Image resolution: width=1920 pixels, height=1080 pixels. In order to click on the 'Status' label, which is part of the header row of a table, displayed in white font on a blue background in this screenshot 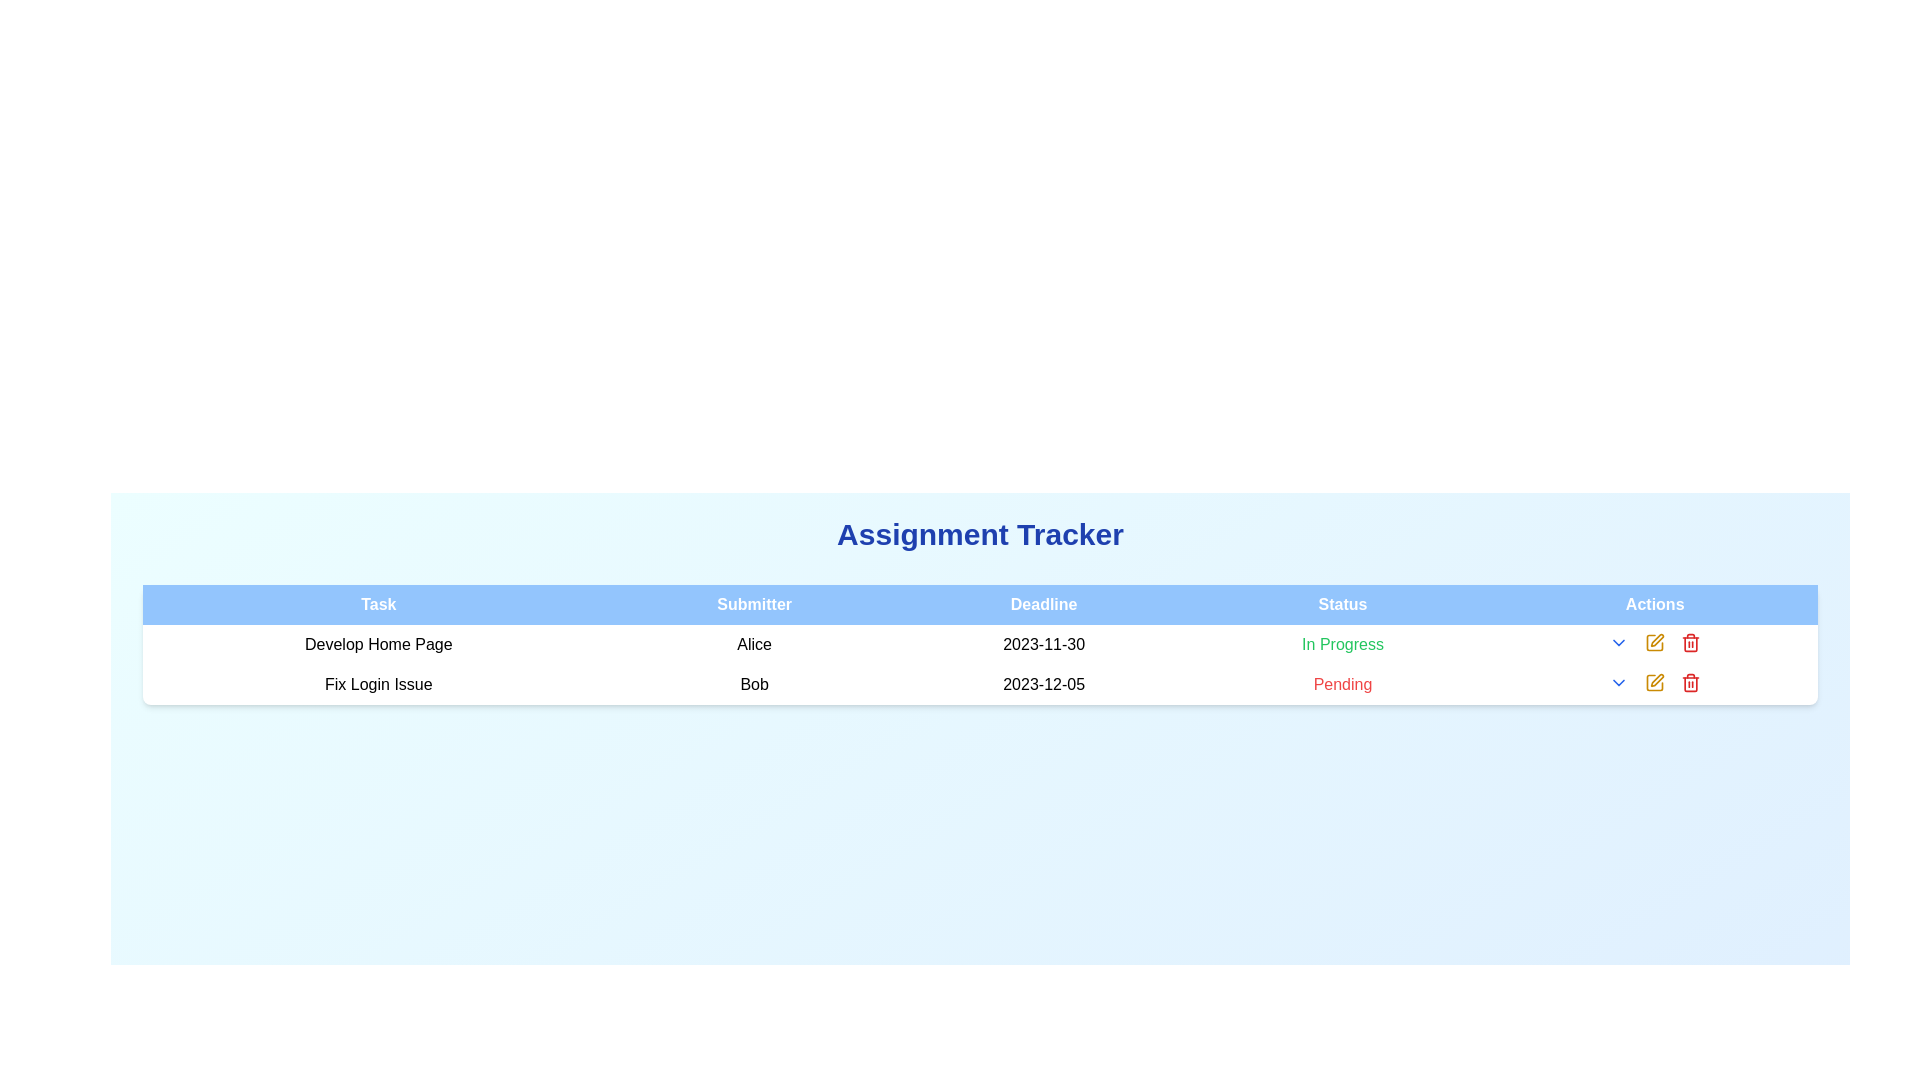, I will do `click(1343, 604)`.